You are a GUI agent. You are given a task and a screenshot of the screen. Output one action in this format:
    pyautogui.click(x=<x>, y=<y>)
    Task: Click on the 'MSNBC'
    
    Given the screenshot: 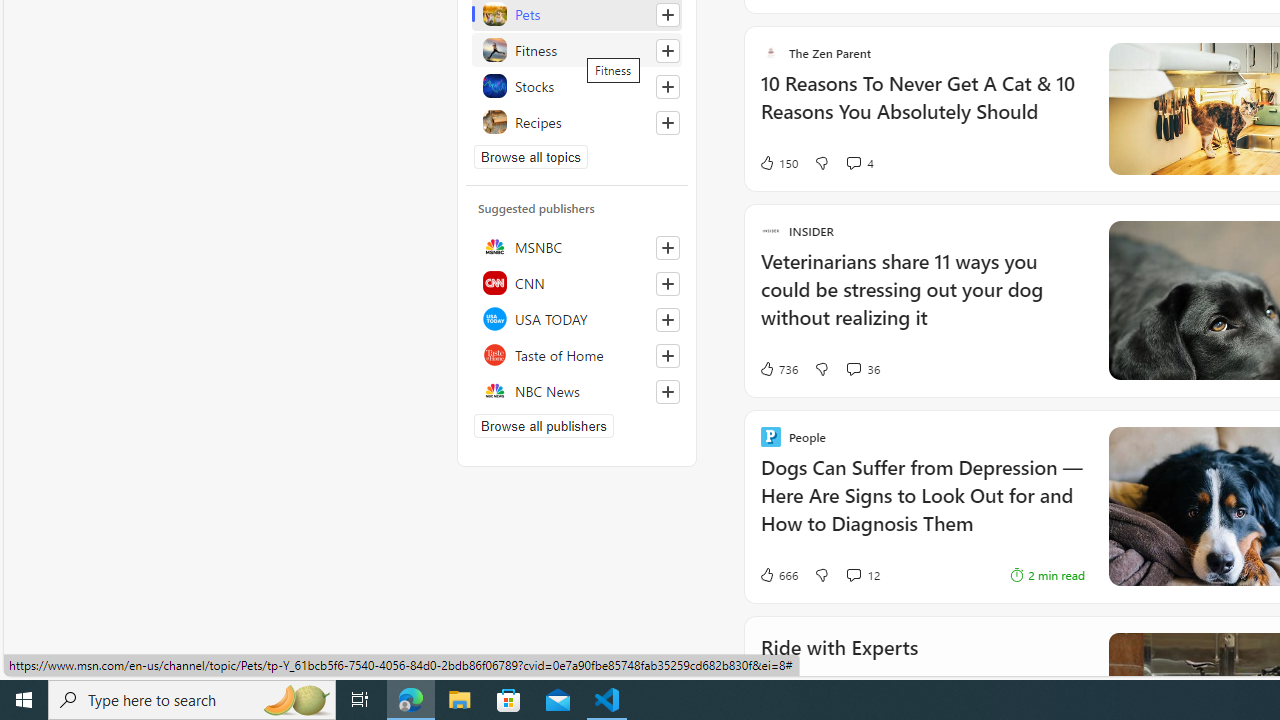 What is the action you would take?
    pyautogui.click(x=576, y=245)
    